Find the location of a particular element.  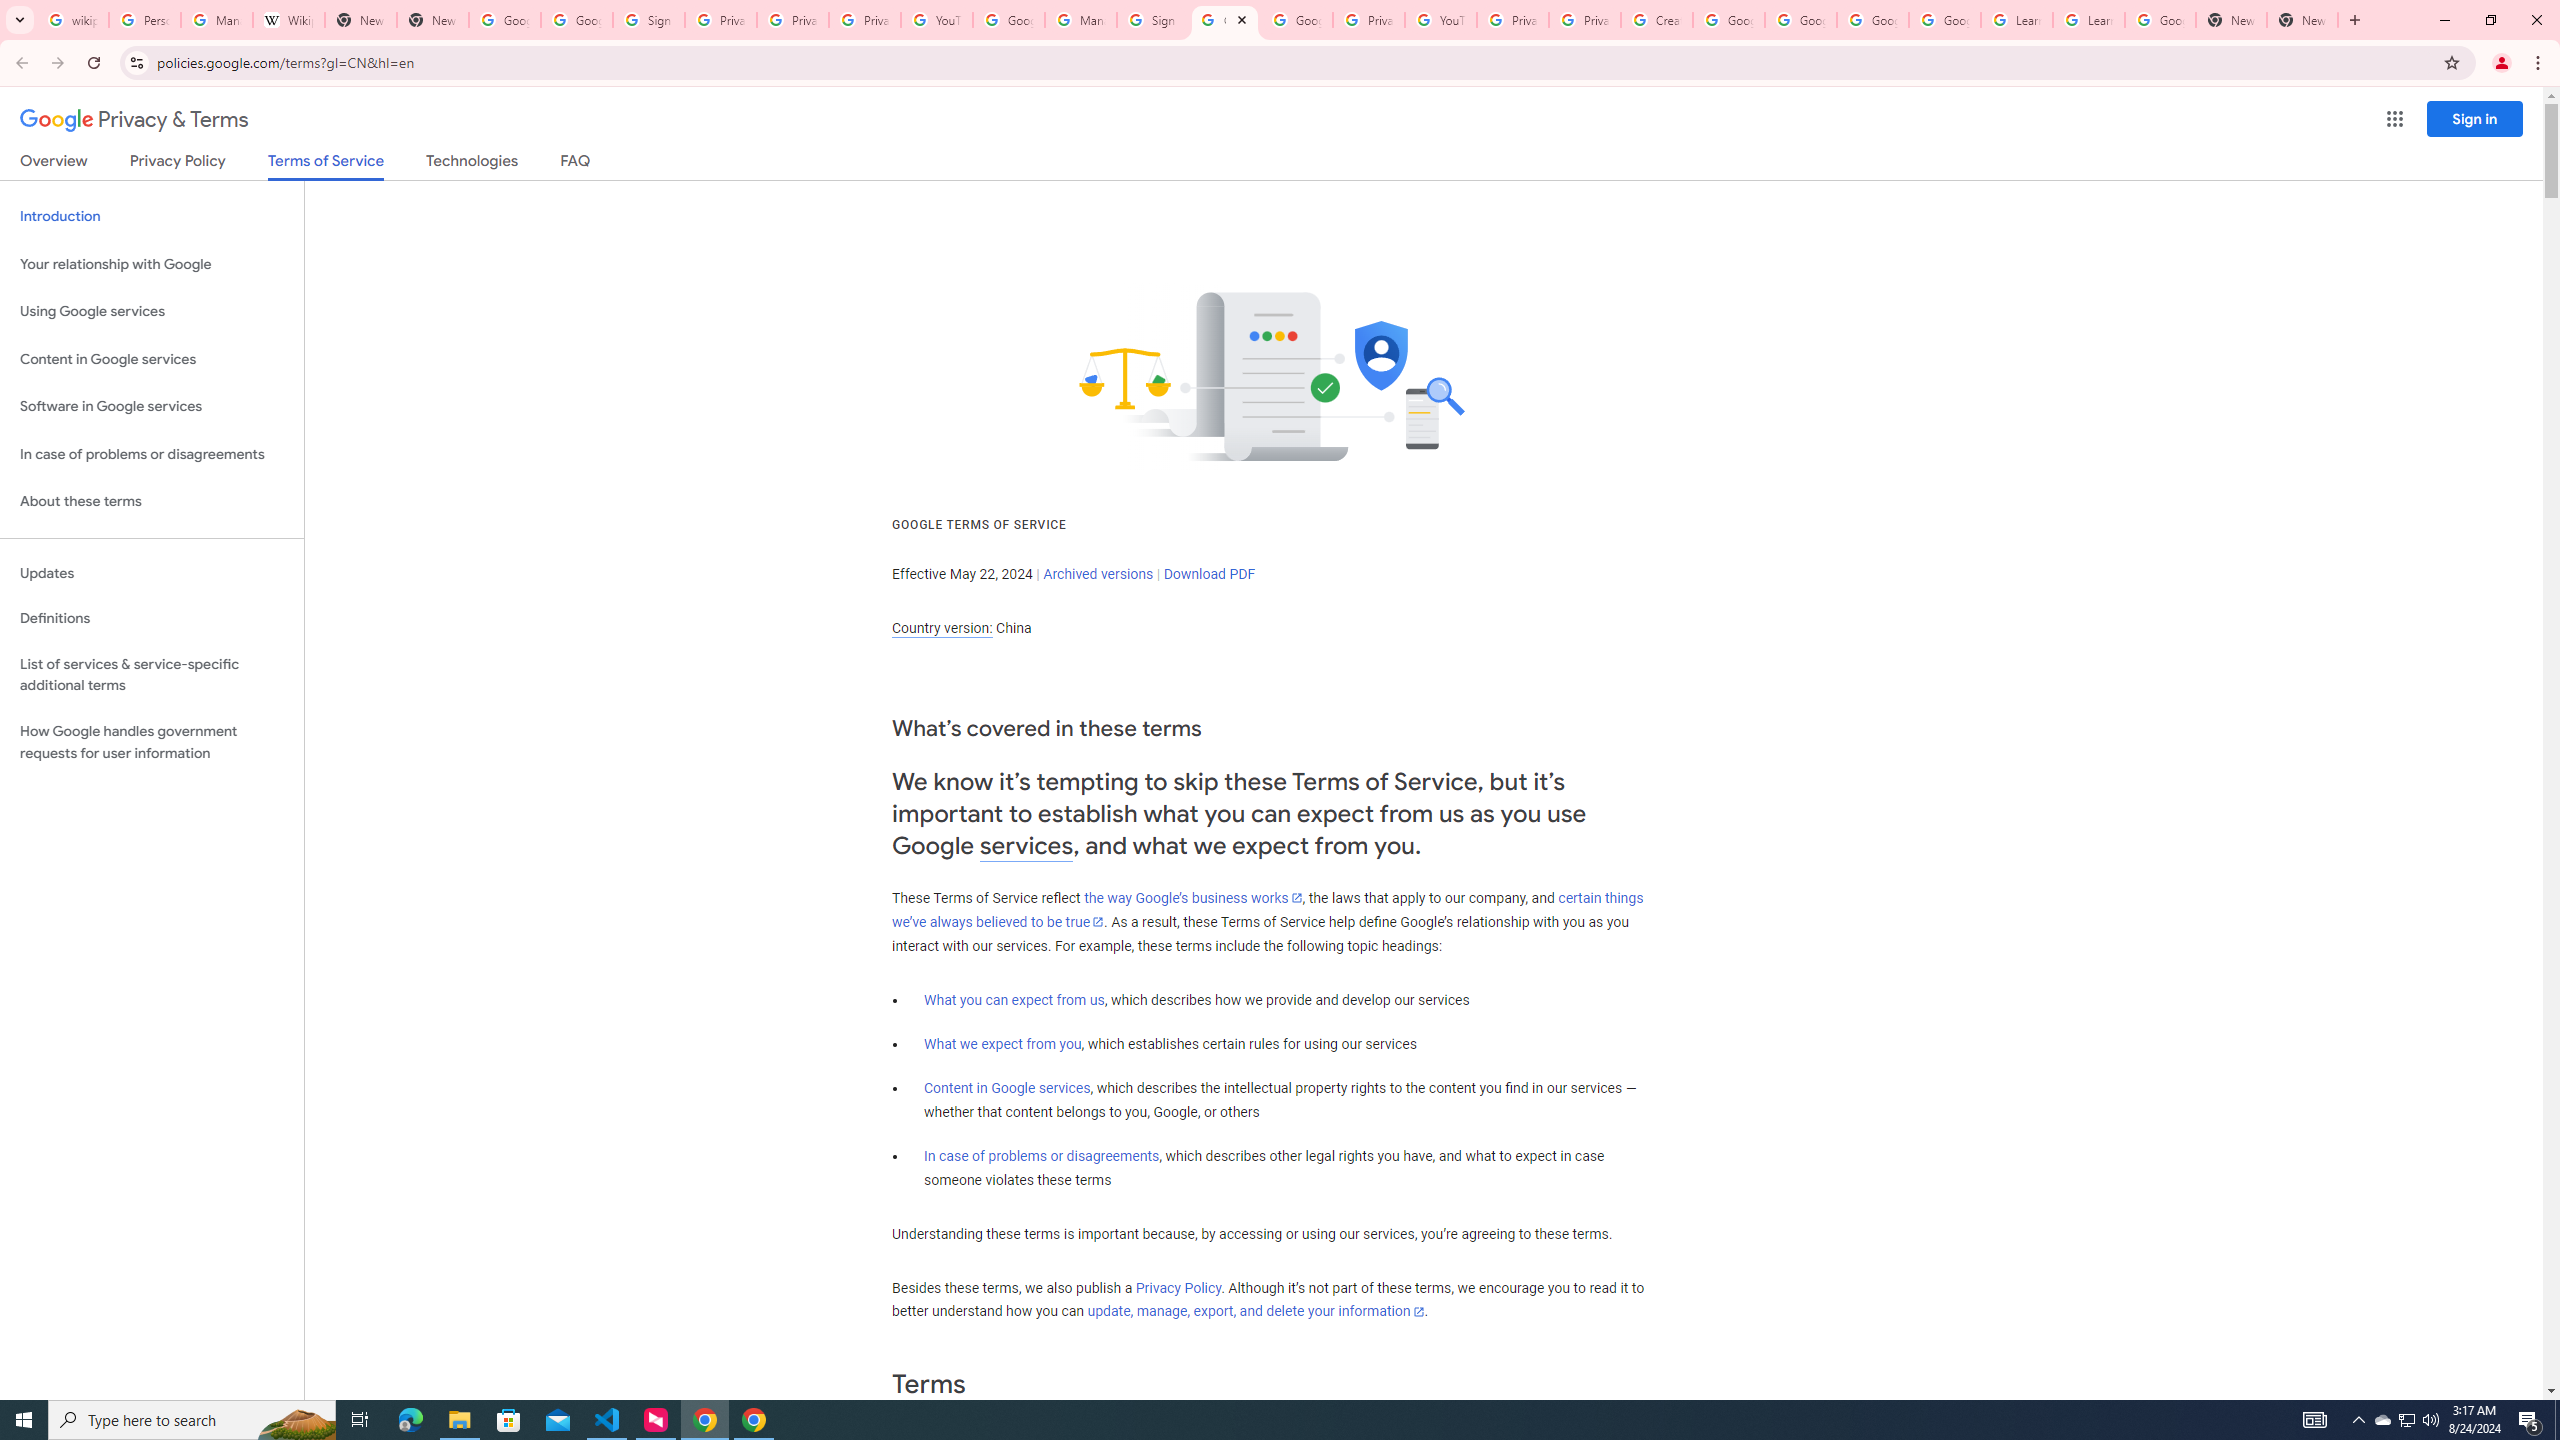

'Sign in - Google Accounts' is located at coordinates (1153, 19).